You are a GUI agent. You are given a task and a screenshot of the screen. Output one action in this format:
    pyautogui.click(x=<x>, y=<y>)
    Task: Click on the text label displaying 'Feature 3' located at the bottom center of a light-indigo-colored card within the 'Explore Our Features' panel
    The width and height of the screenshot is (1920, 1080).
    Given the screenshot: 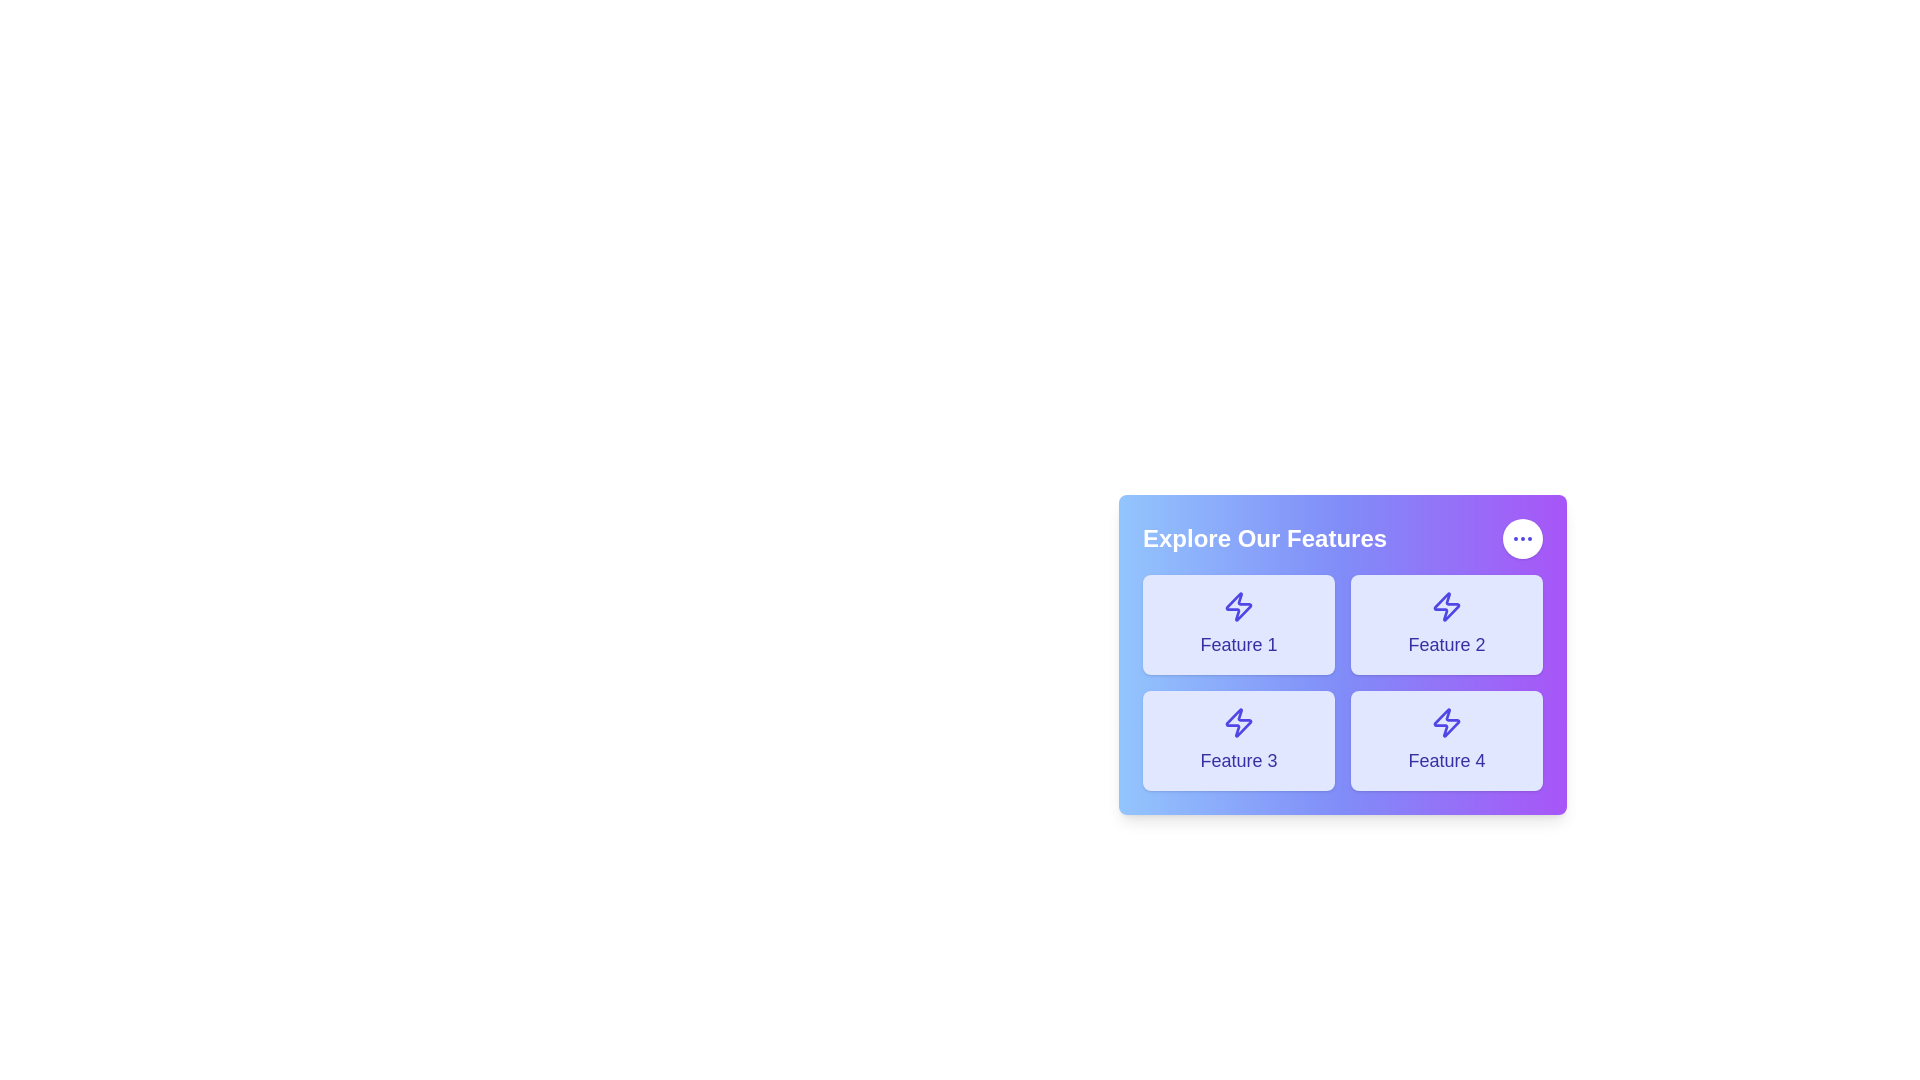 What is the action you would take?
    pyautogui.click(x=1237, y=760)
    